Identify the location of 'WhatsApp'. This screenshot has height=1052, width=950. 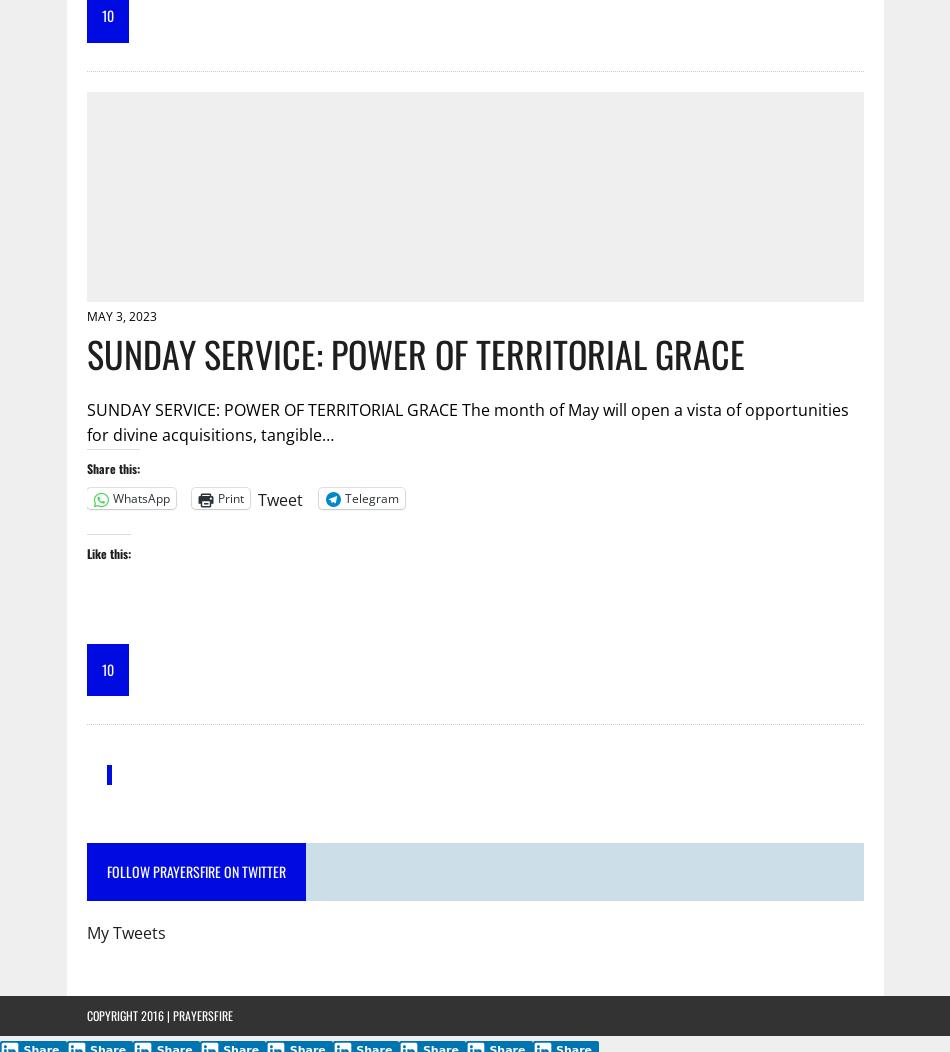
(140, 497).